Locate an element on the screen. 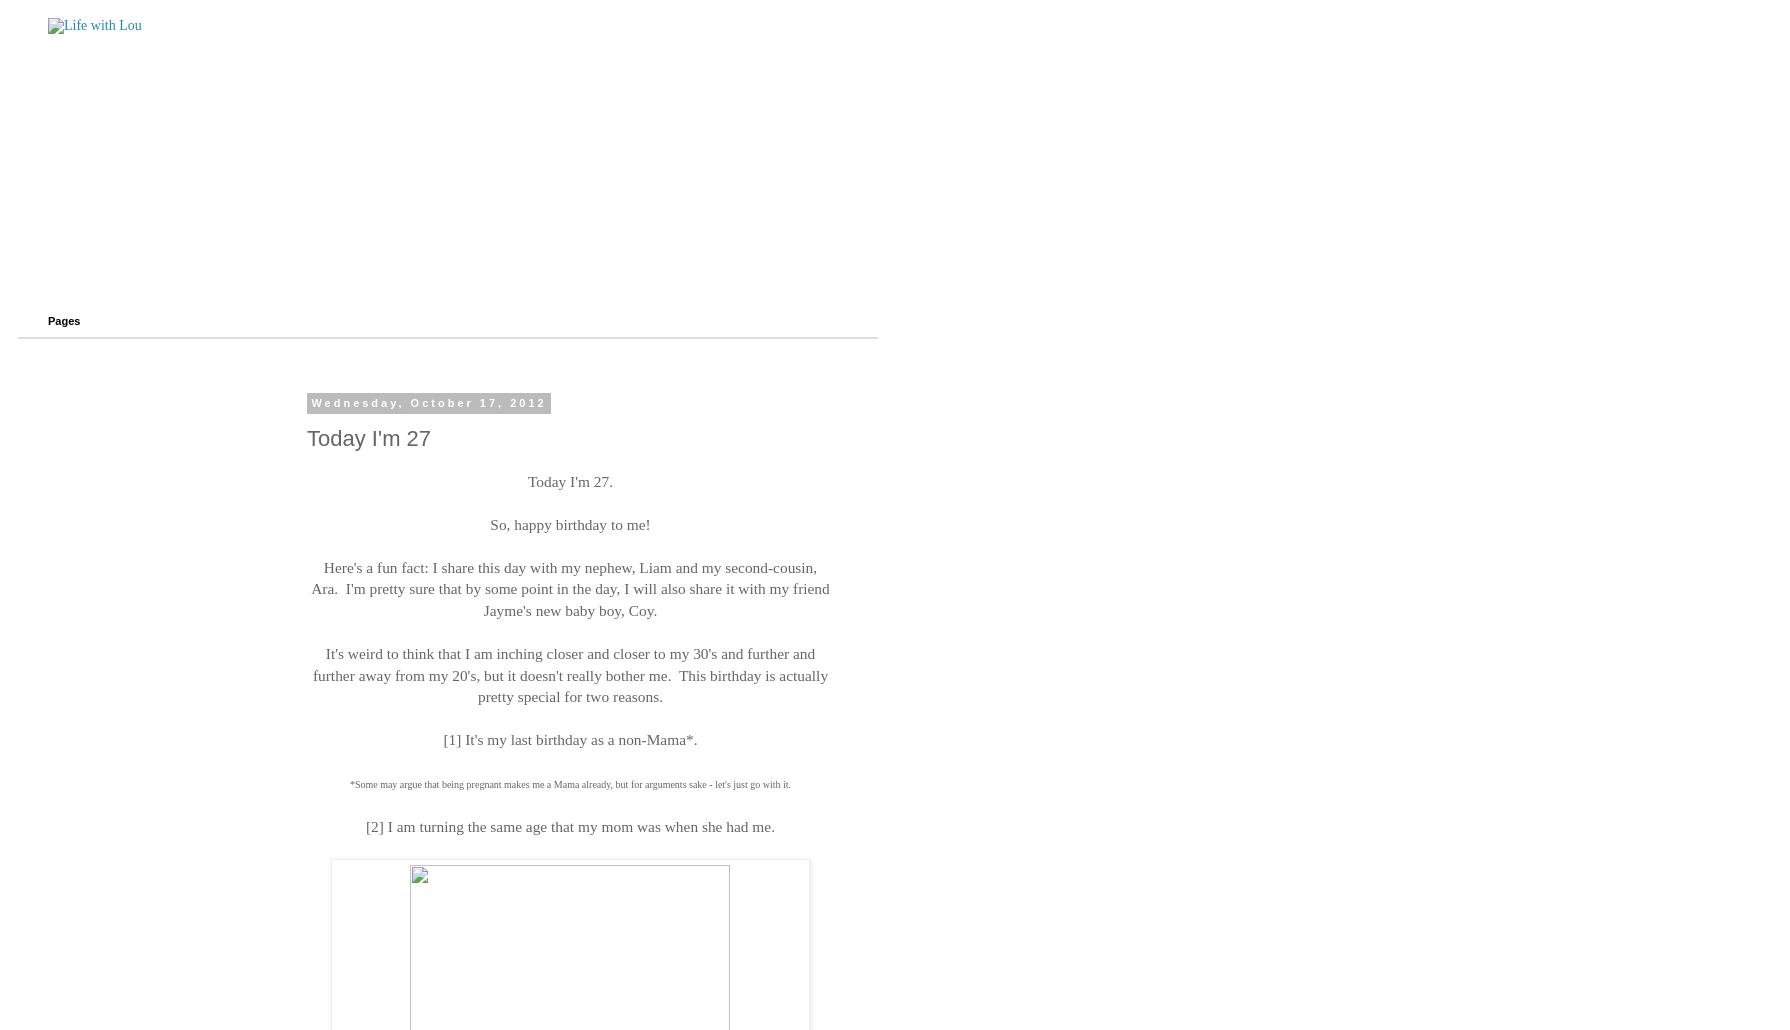 This screenshot has height=1030, width=1790. 'Wednesday, October 17, 2012' is located at coordinates (428, 403).